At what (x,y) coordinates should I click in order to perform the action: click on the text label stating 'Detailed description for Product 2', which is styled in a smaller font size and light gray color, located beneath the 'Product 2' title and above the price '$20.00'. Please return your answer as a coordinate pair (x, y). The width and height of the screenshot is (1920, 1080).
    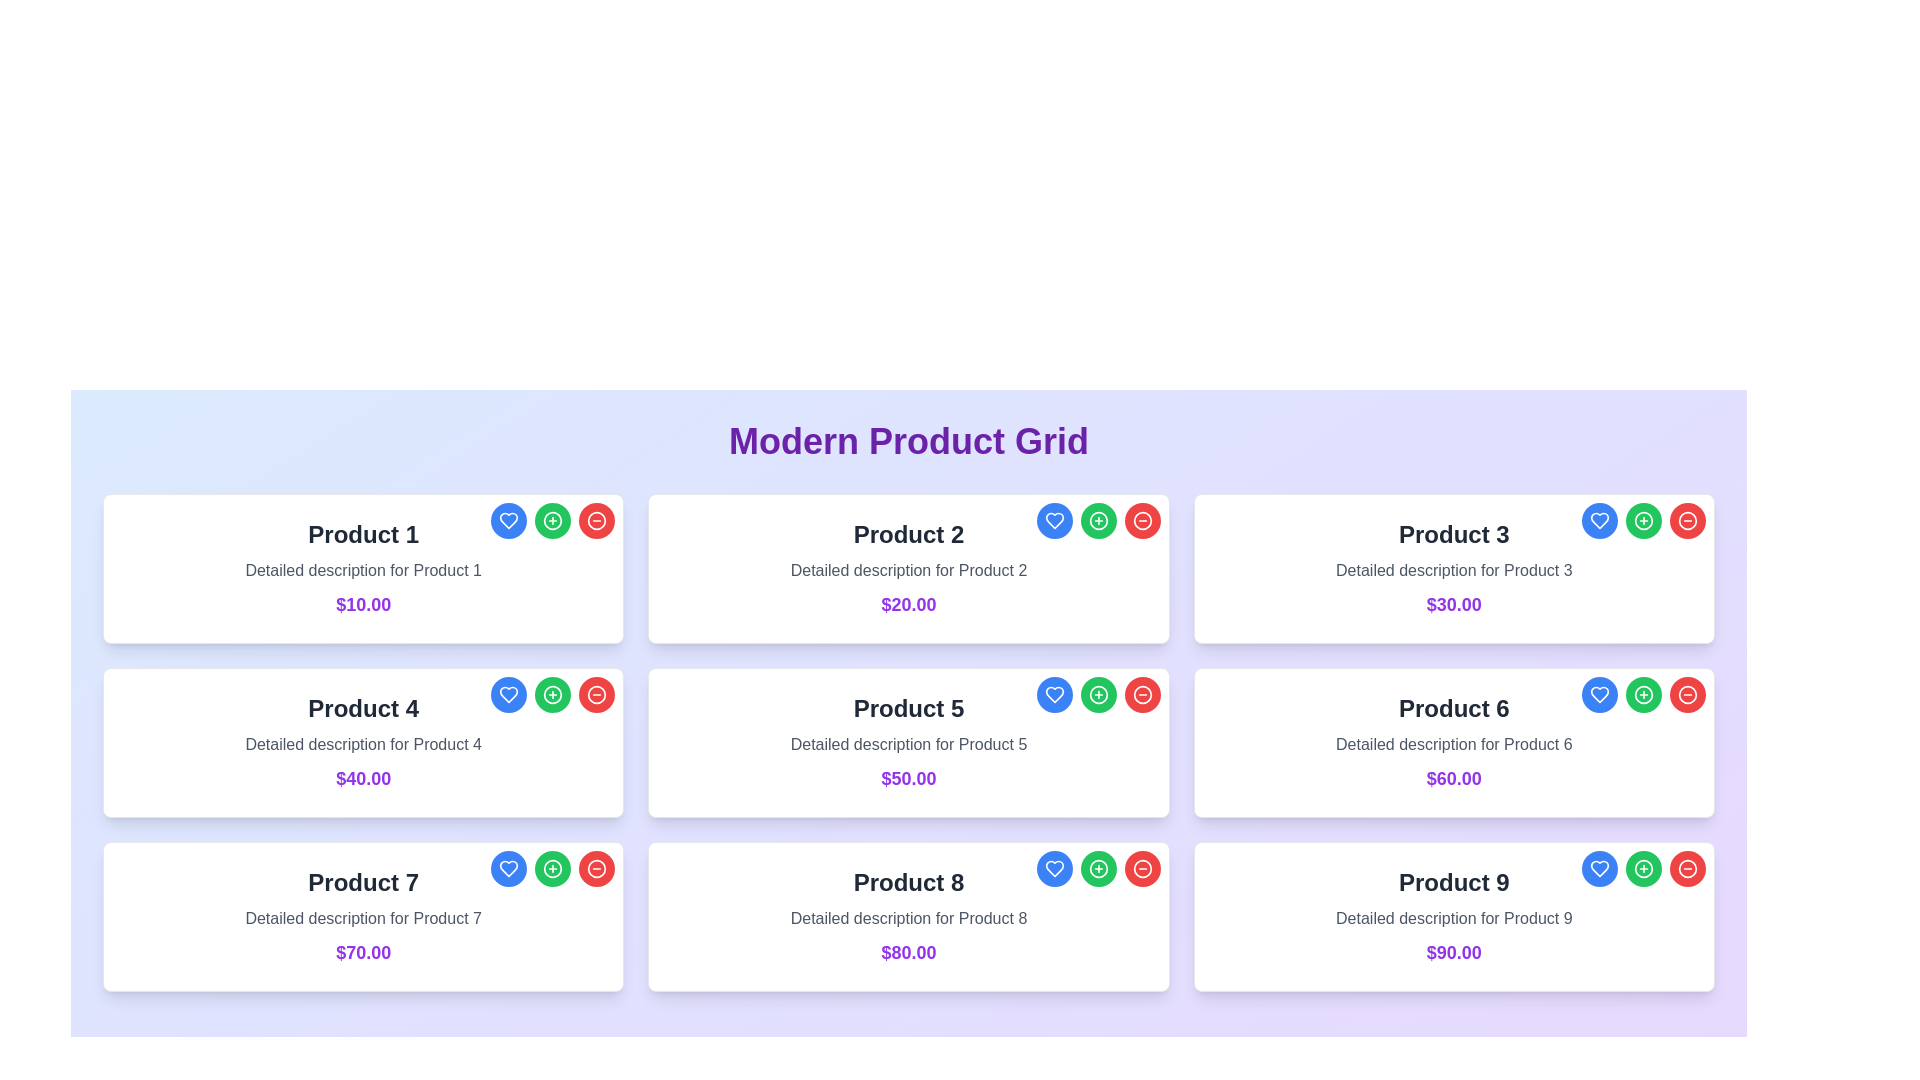
    Looking at the image, I should click on (907, 570).